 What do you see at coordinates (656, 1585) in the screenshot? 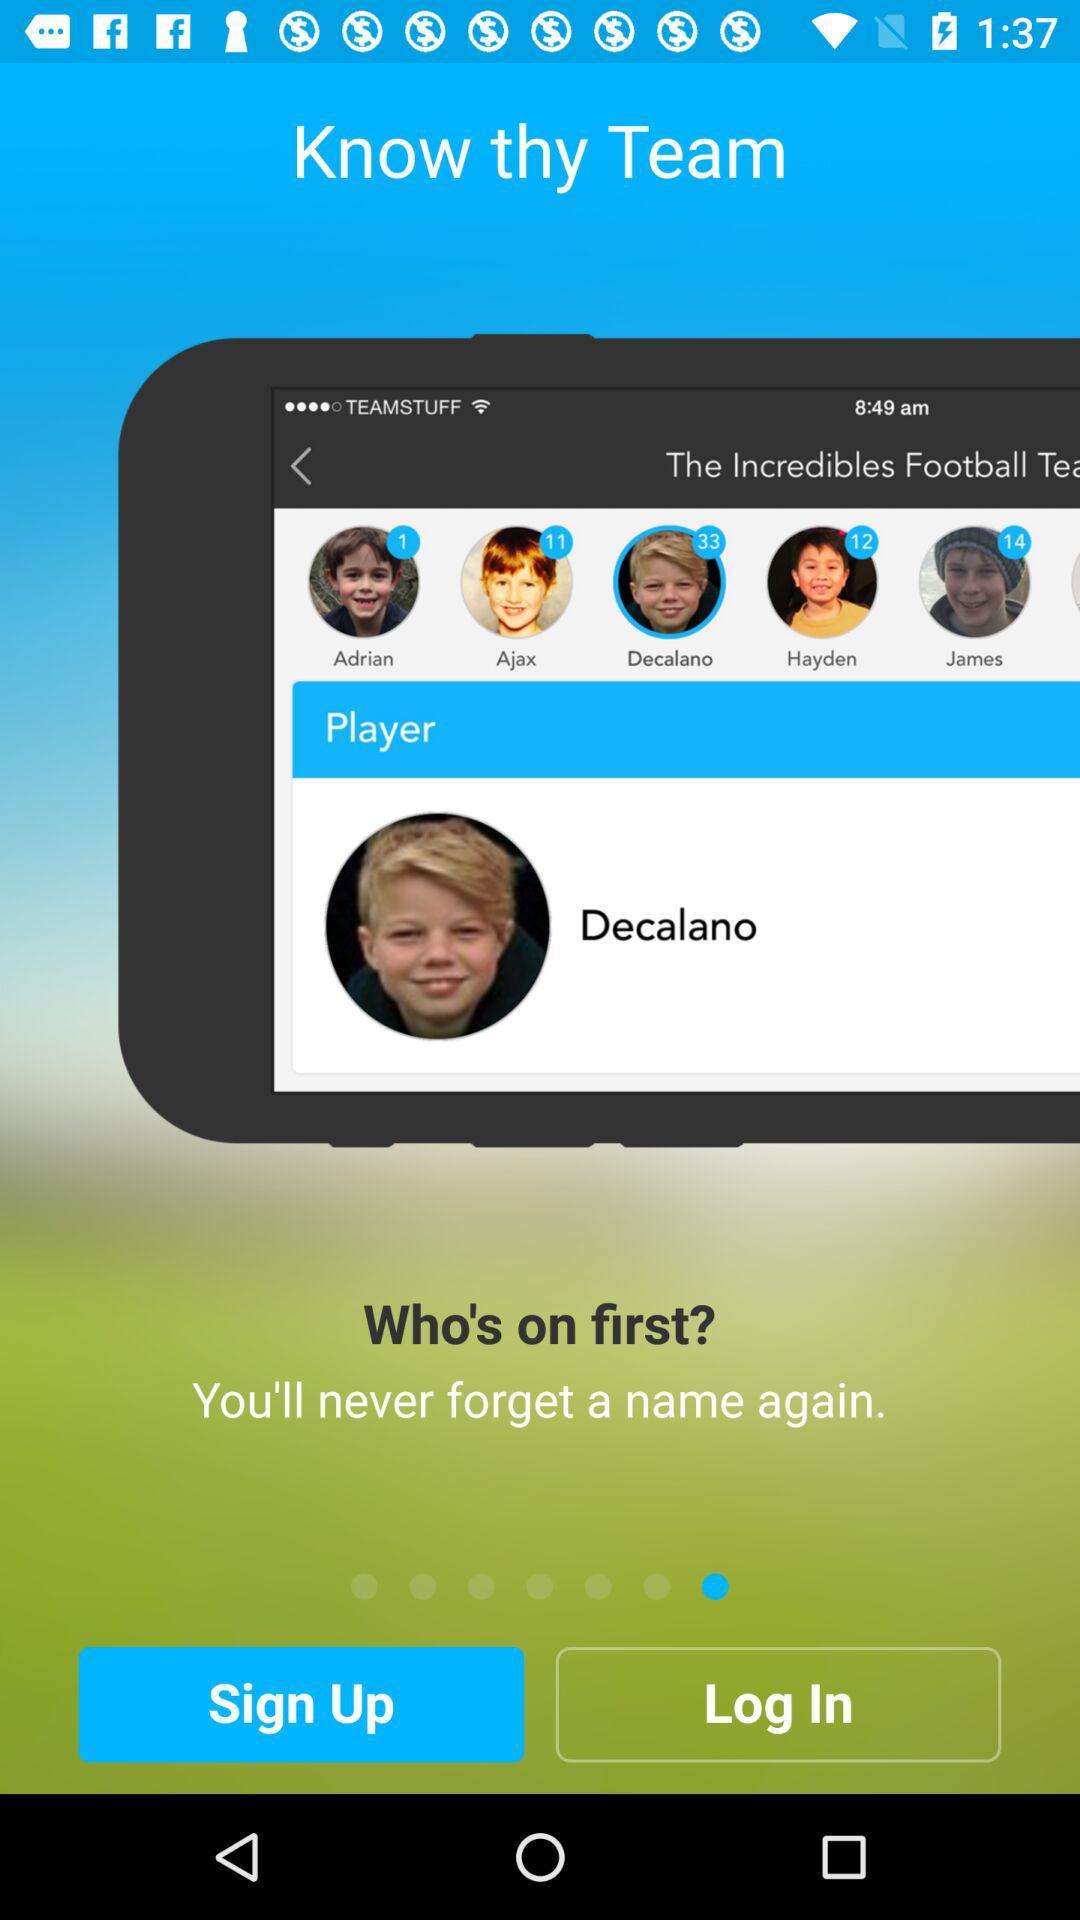
I see `sixth tile` at bounding box center [656, 1585].